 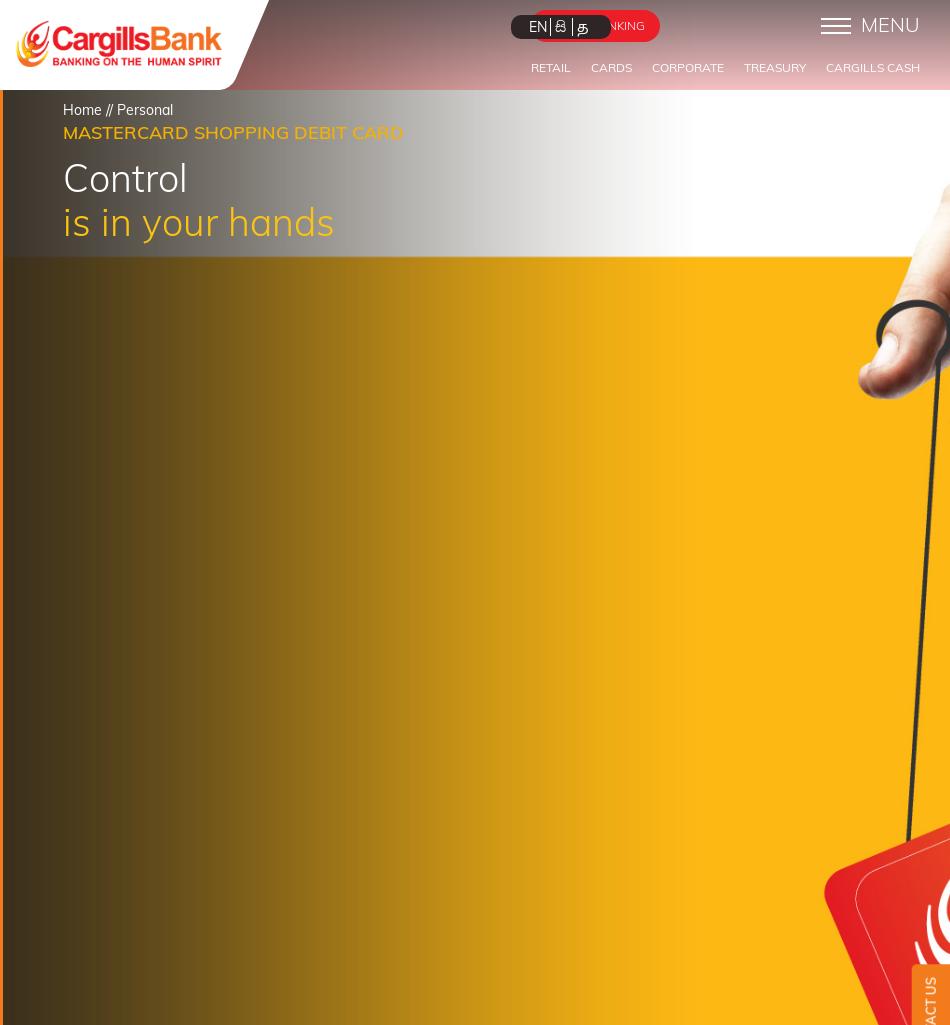 What do you see at coordinates (537, 26) in the screenshot?
I see `'EN'` at bounding box center [537, 26].